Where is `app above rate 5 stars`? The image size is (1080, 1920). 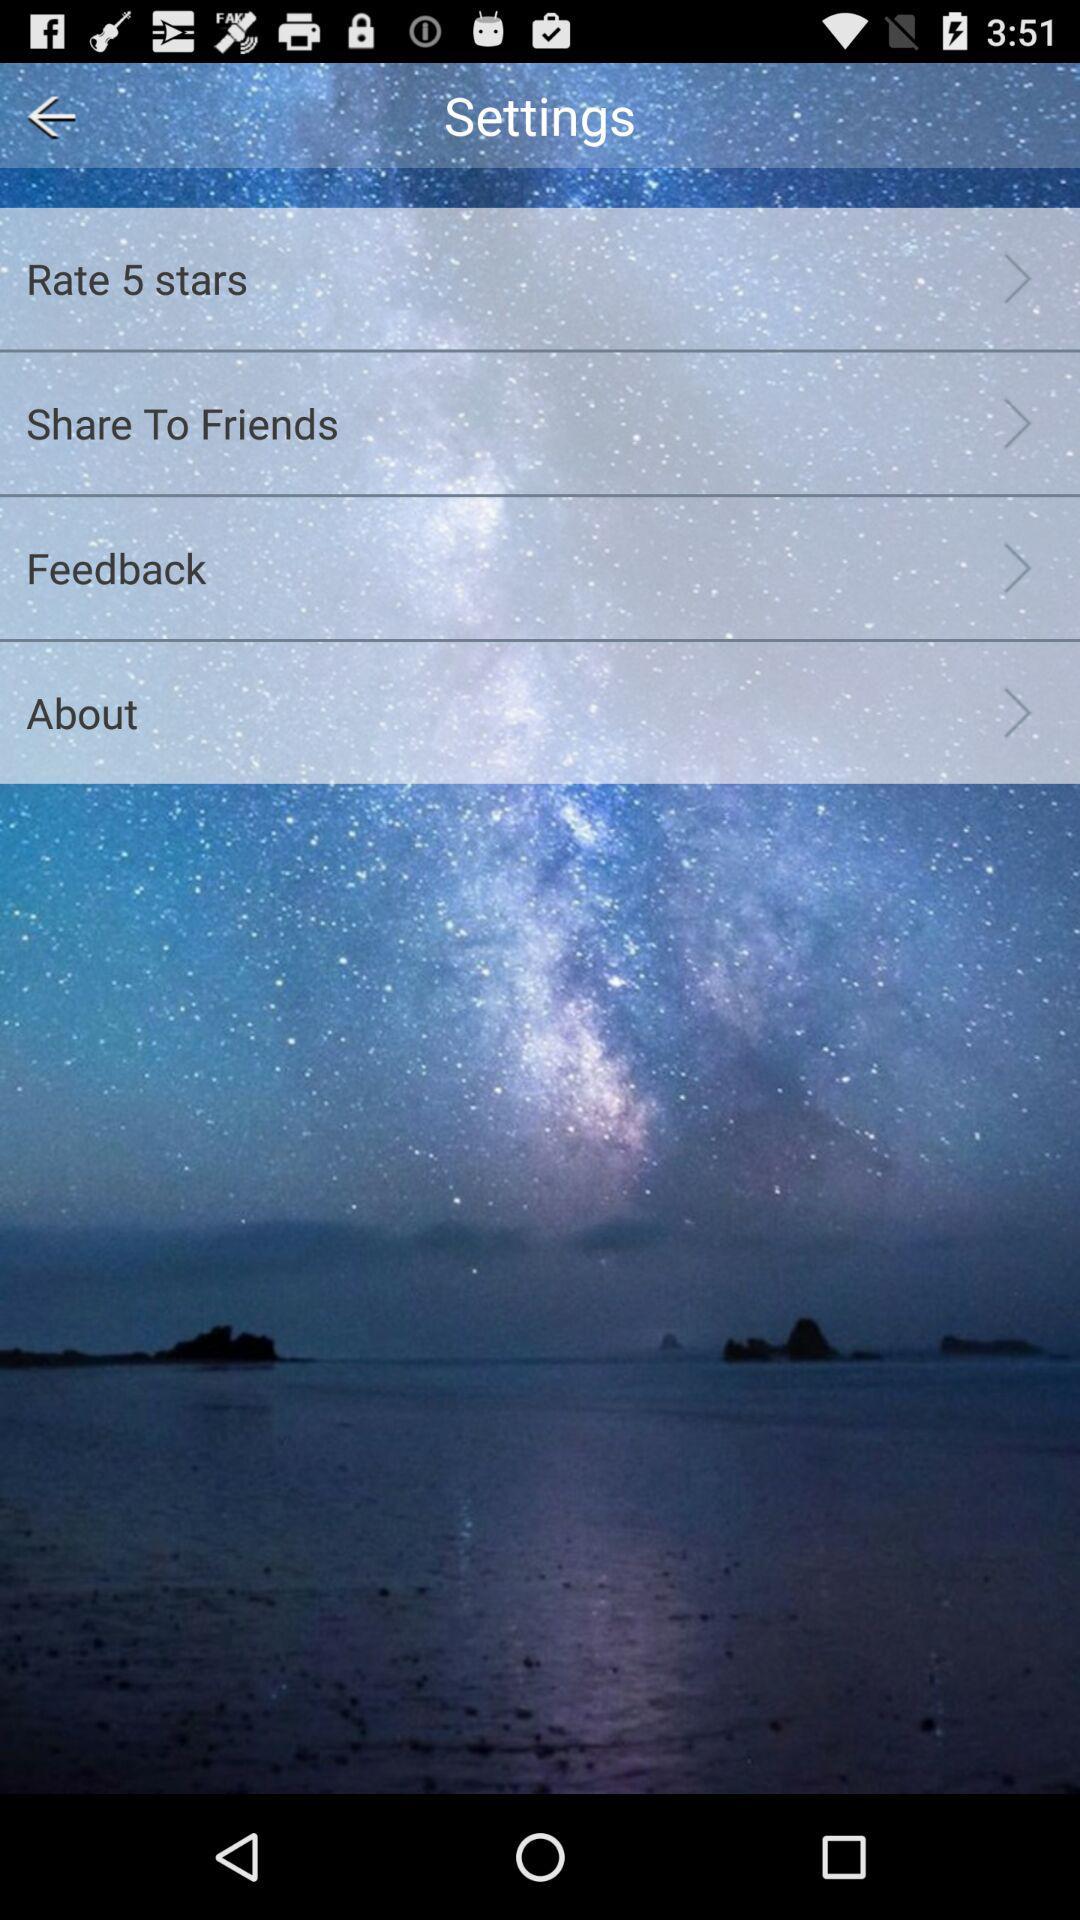 app above rate 5 stars is located at coordinates (44, 114).